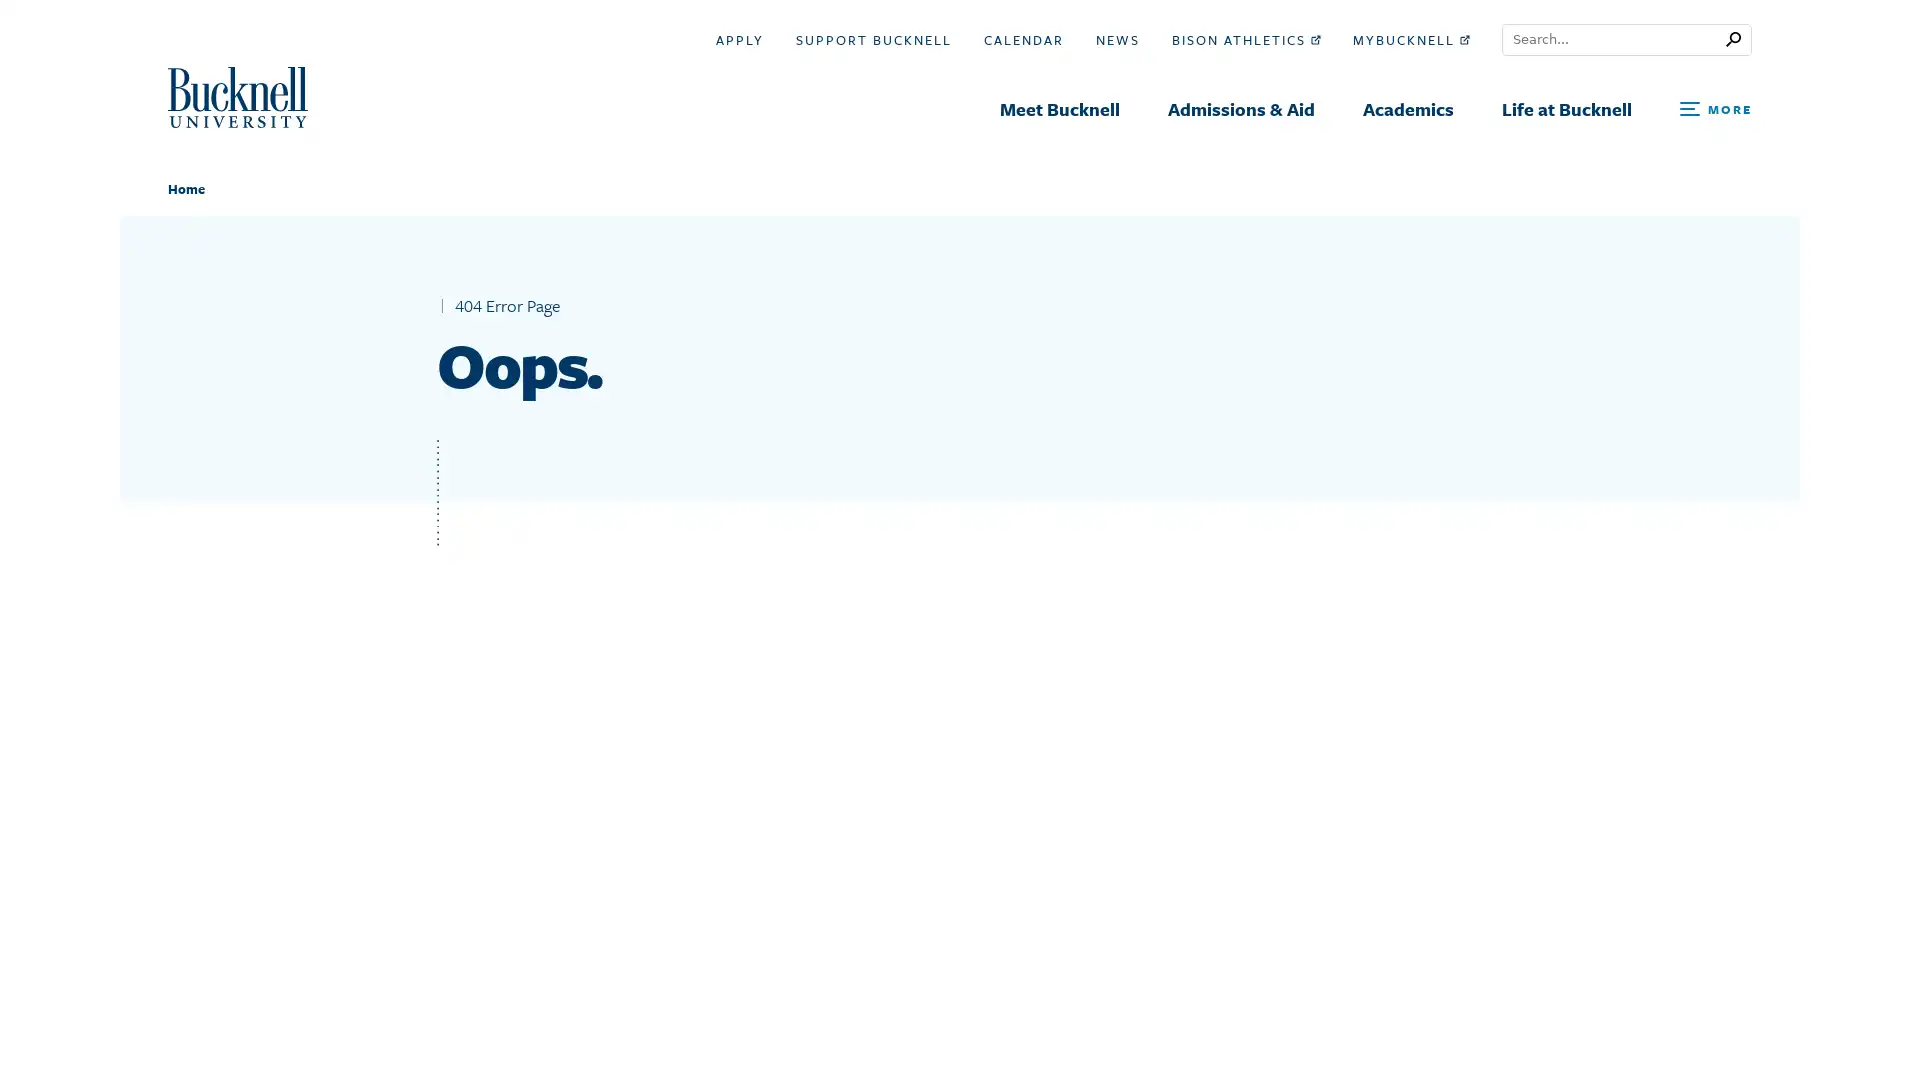  What do you see at coordinates (1246, 1051) in the screenshot?
I see `Search` at bounding box center [1246, 1051].